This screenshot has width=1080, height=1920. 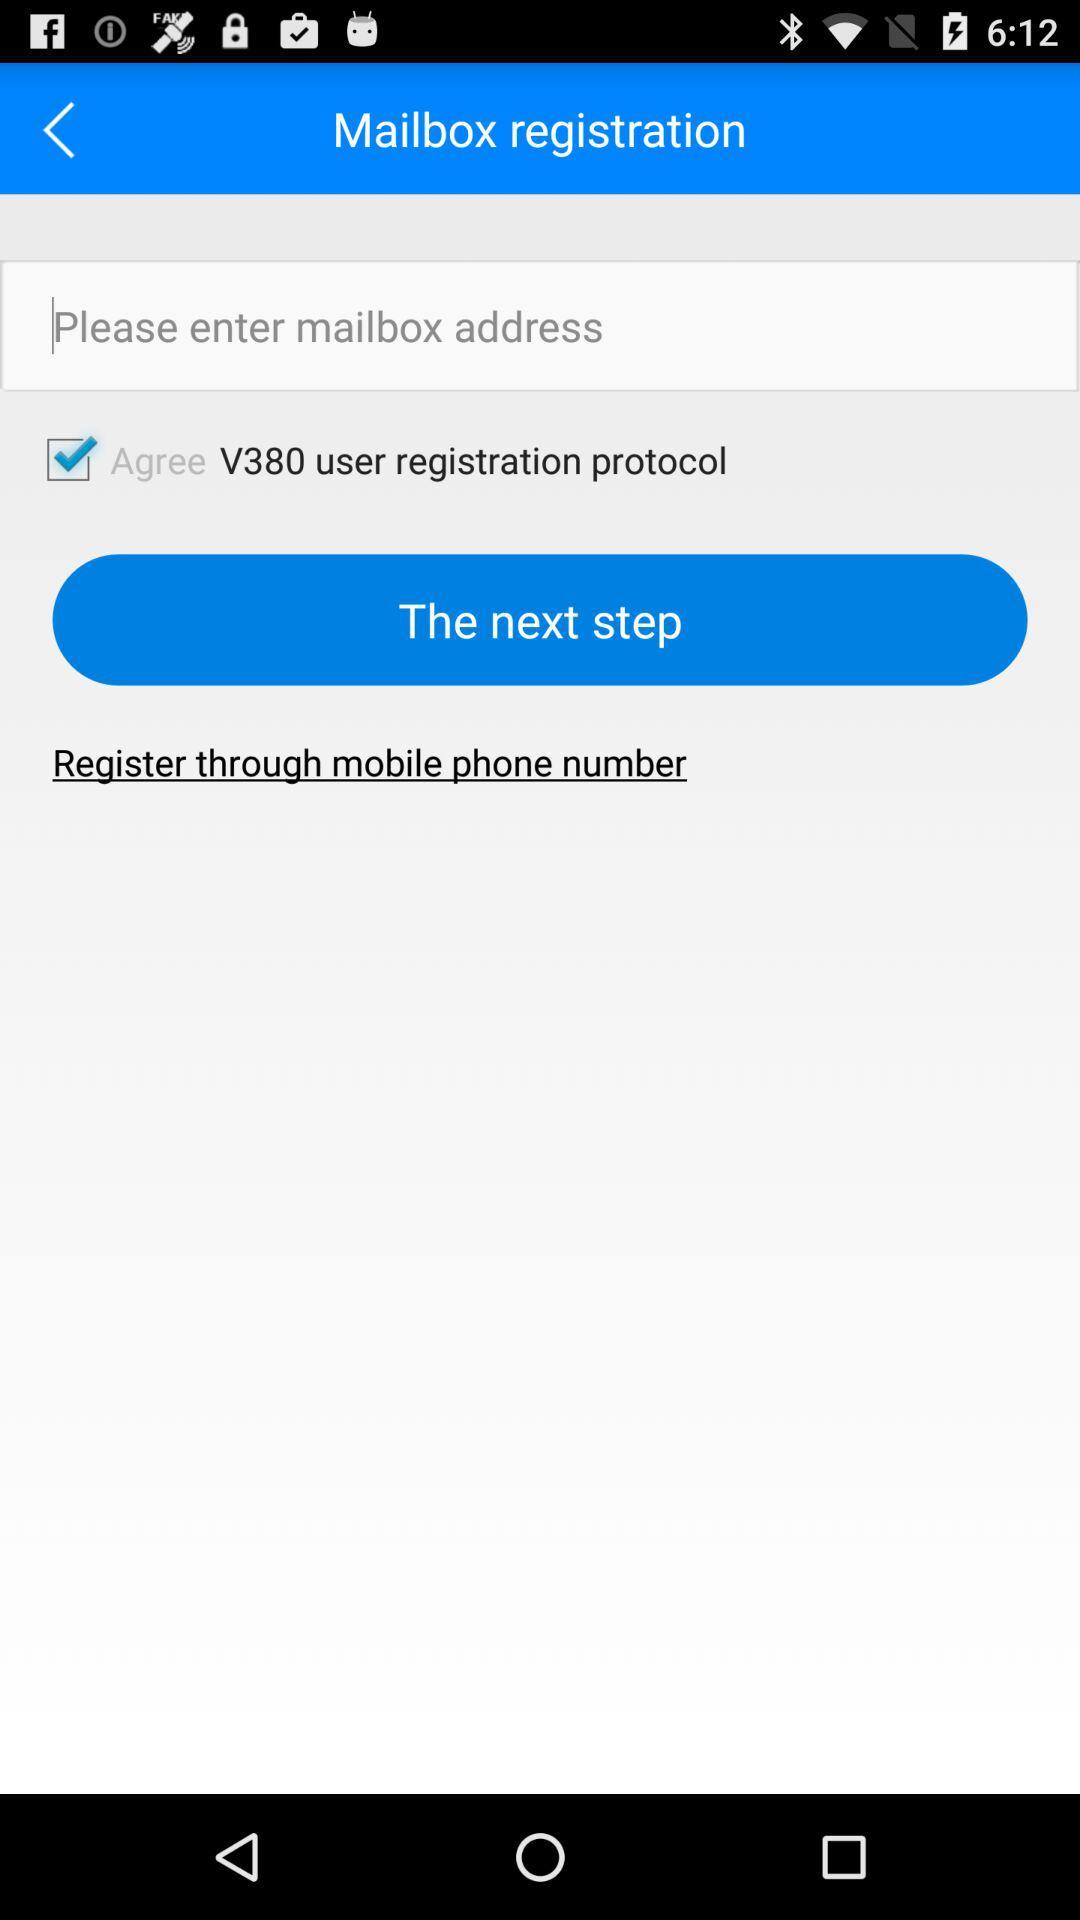 What do you see at coordinates (67, 458) in the screenshot?
I see `agree to protocol` at bounding box center [67, 458].